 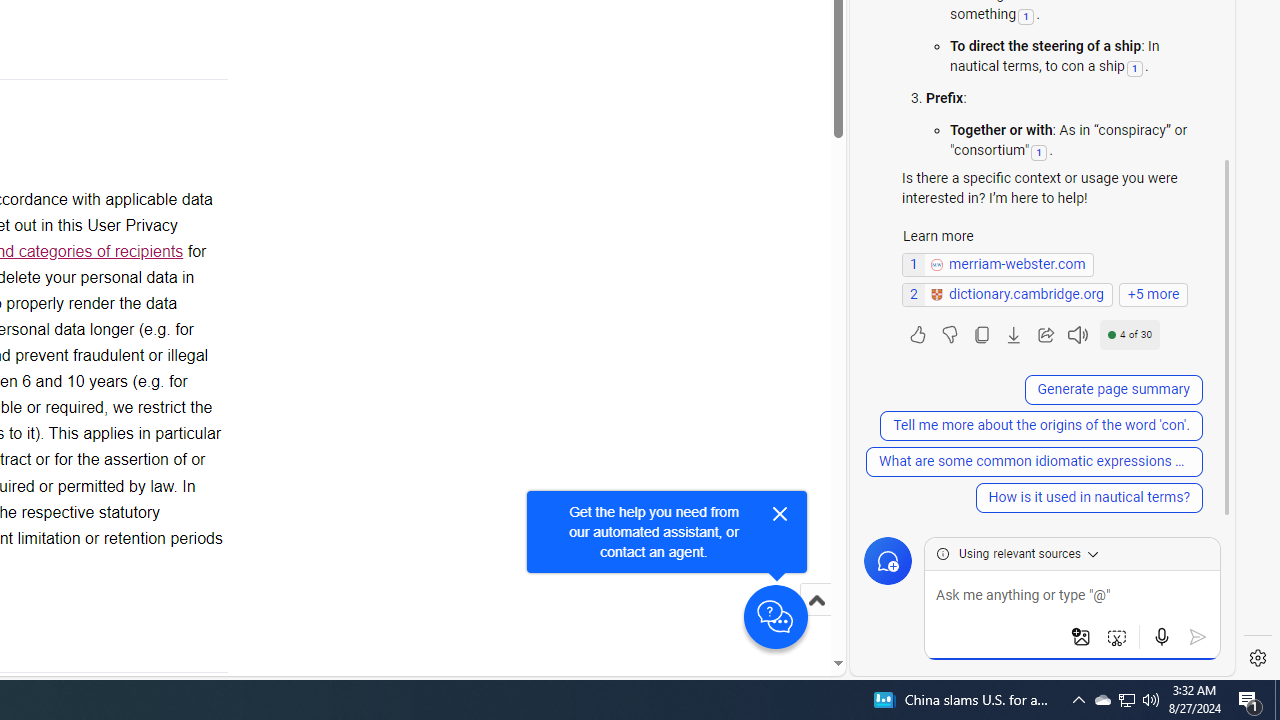 I want to click on 'Scroll to top', so click(x=816, y=598).